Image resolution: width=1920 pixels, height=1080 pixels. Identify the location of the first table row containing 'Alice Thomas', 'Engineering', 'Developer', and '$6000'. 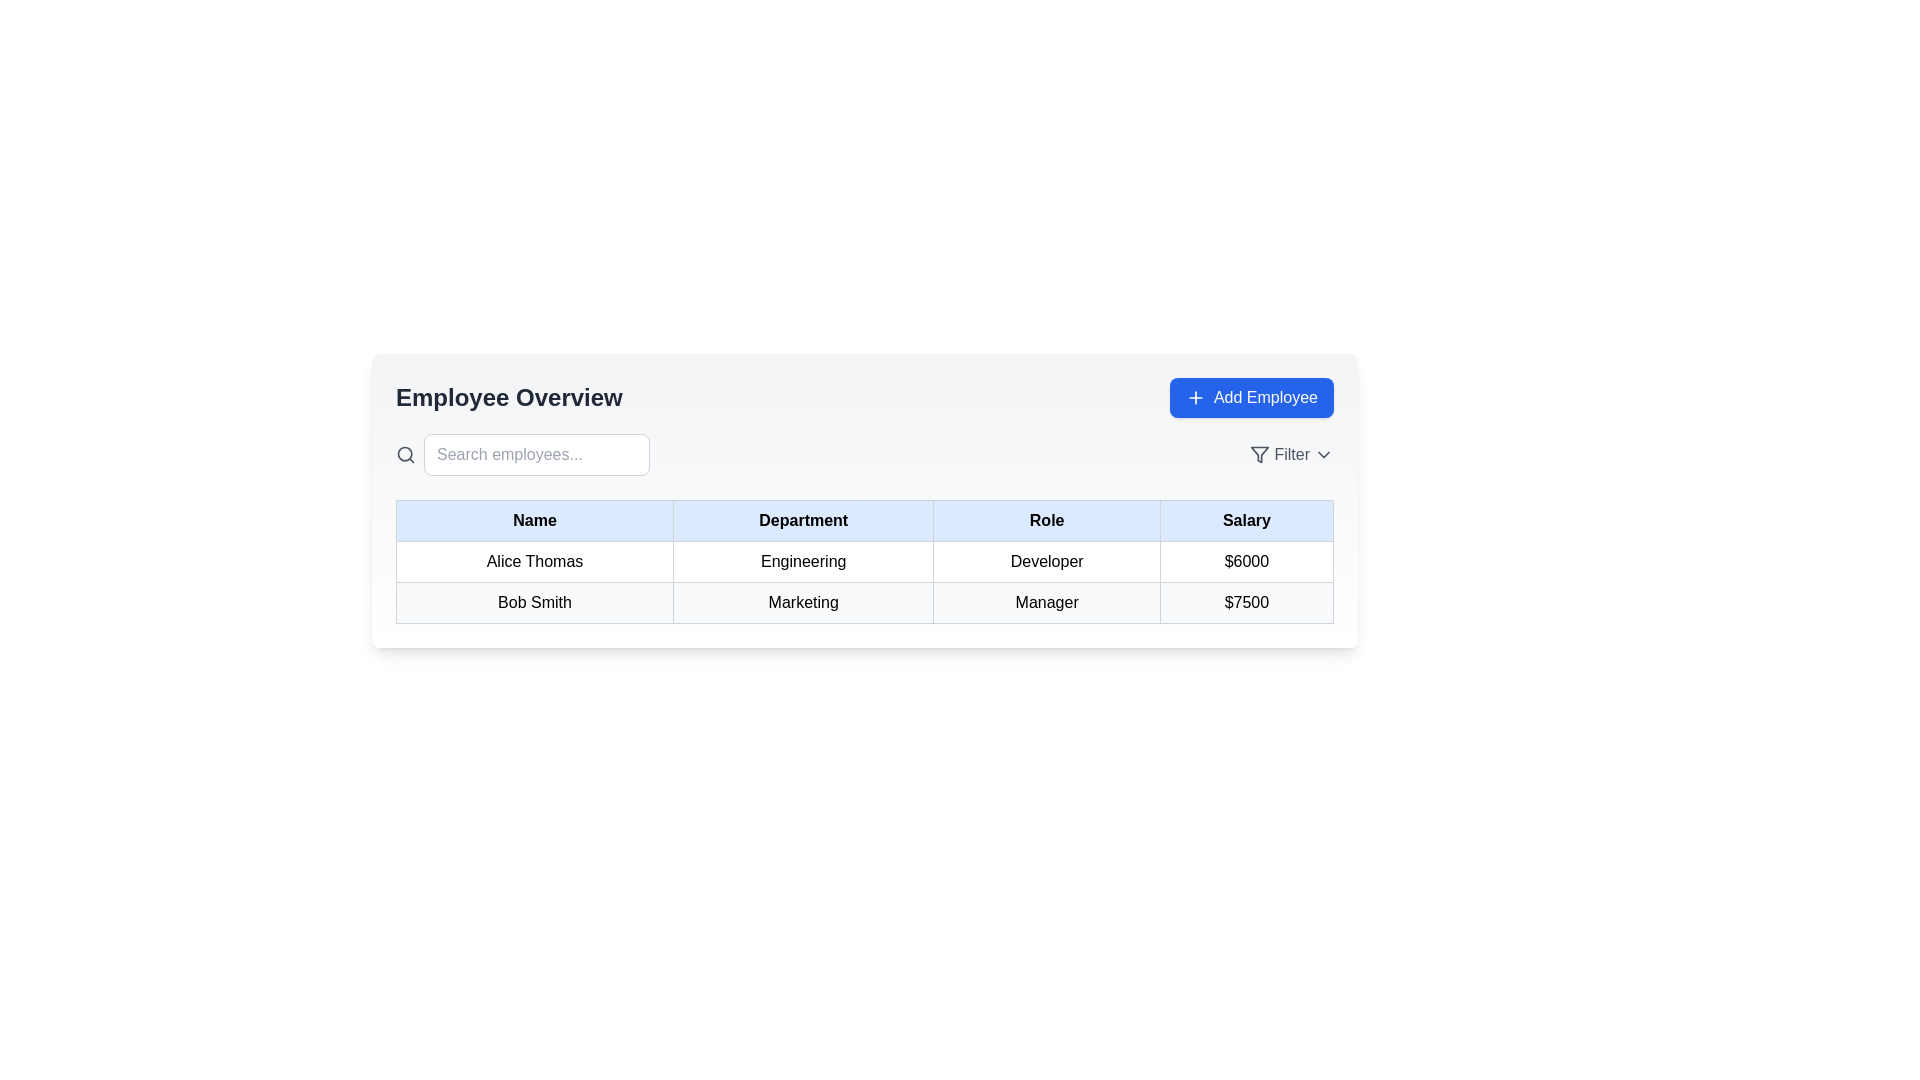
(864, 562).